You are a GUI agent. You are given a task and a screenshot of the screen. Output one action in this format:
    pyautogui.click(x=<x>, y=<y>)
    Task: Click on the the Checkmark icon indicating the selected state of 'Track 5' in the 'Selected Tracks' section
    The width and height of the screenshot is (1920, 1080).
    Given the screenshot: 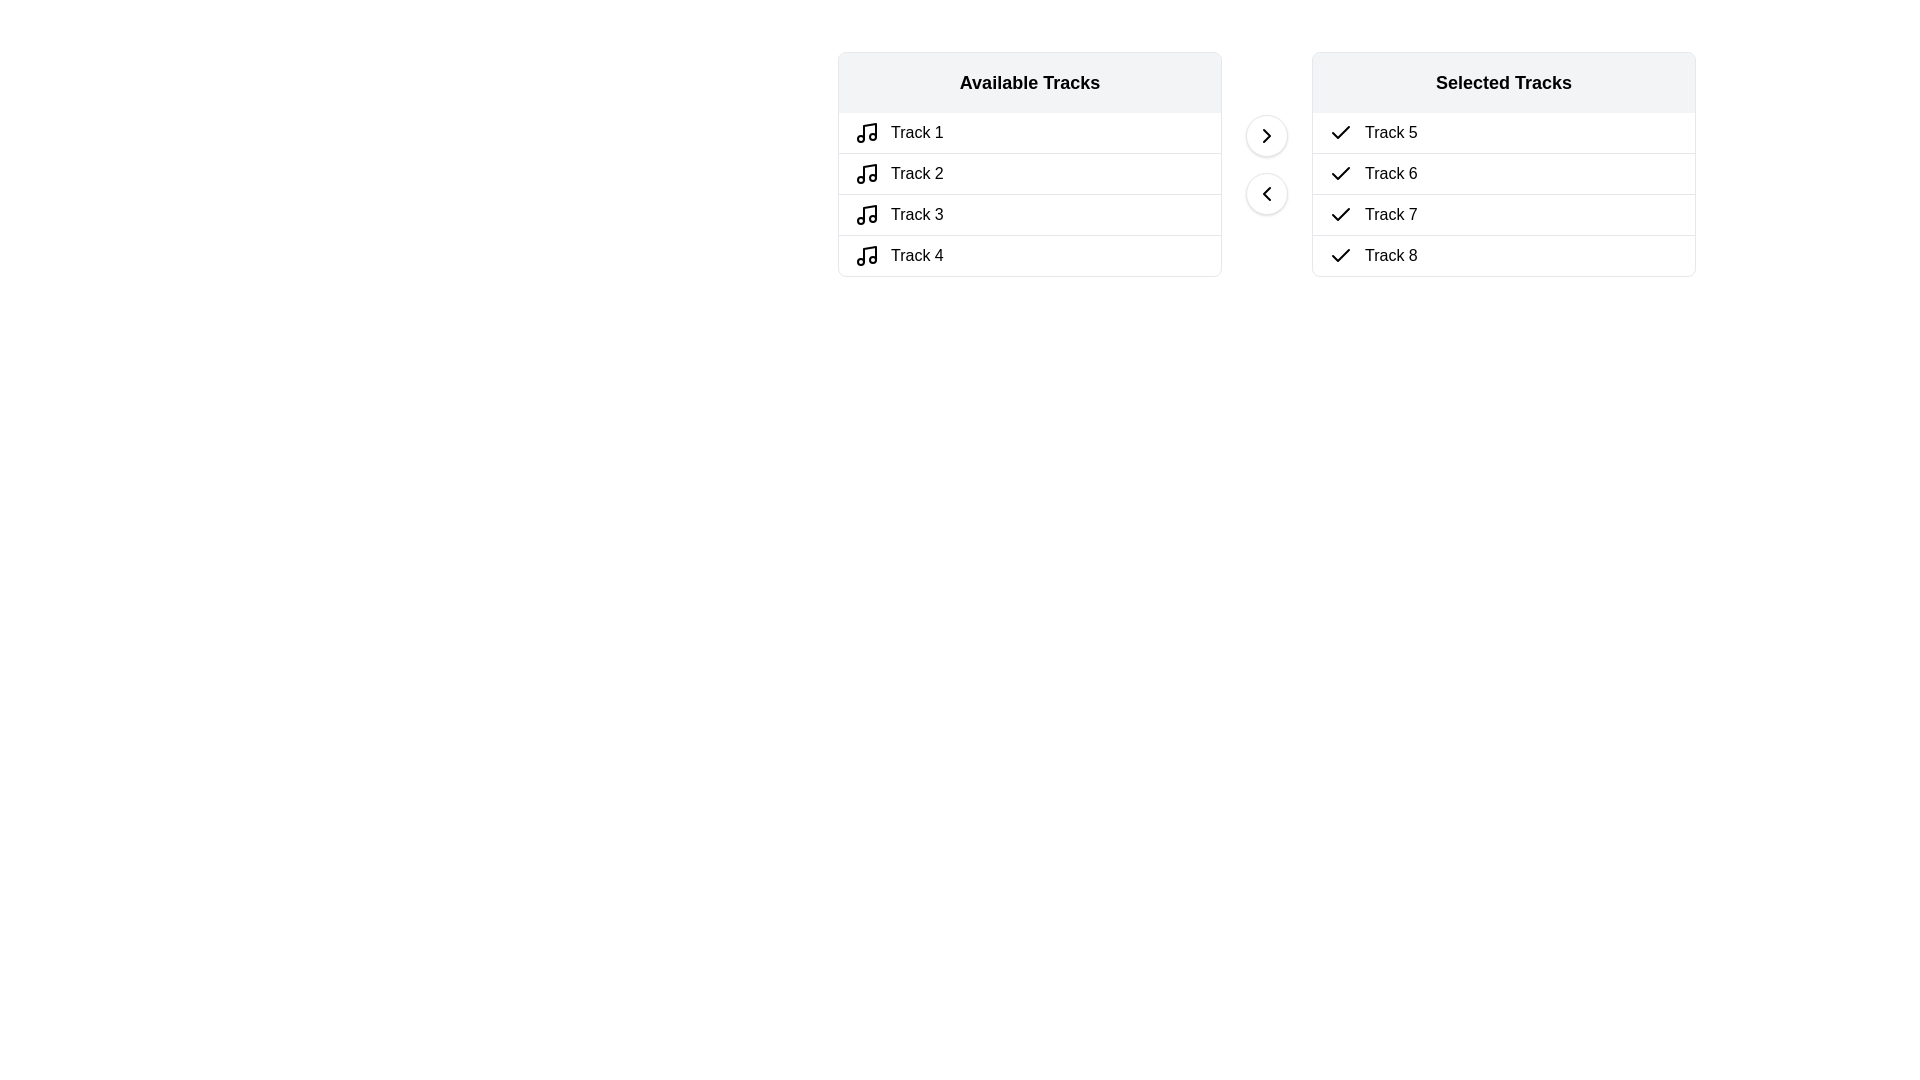 What is the action you would take?
    pyautogui.click(x=1340, y=132)
    